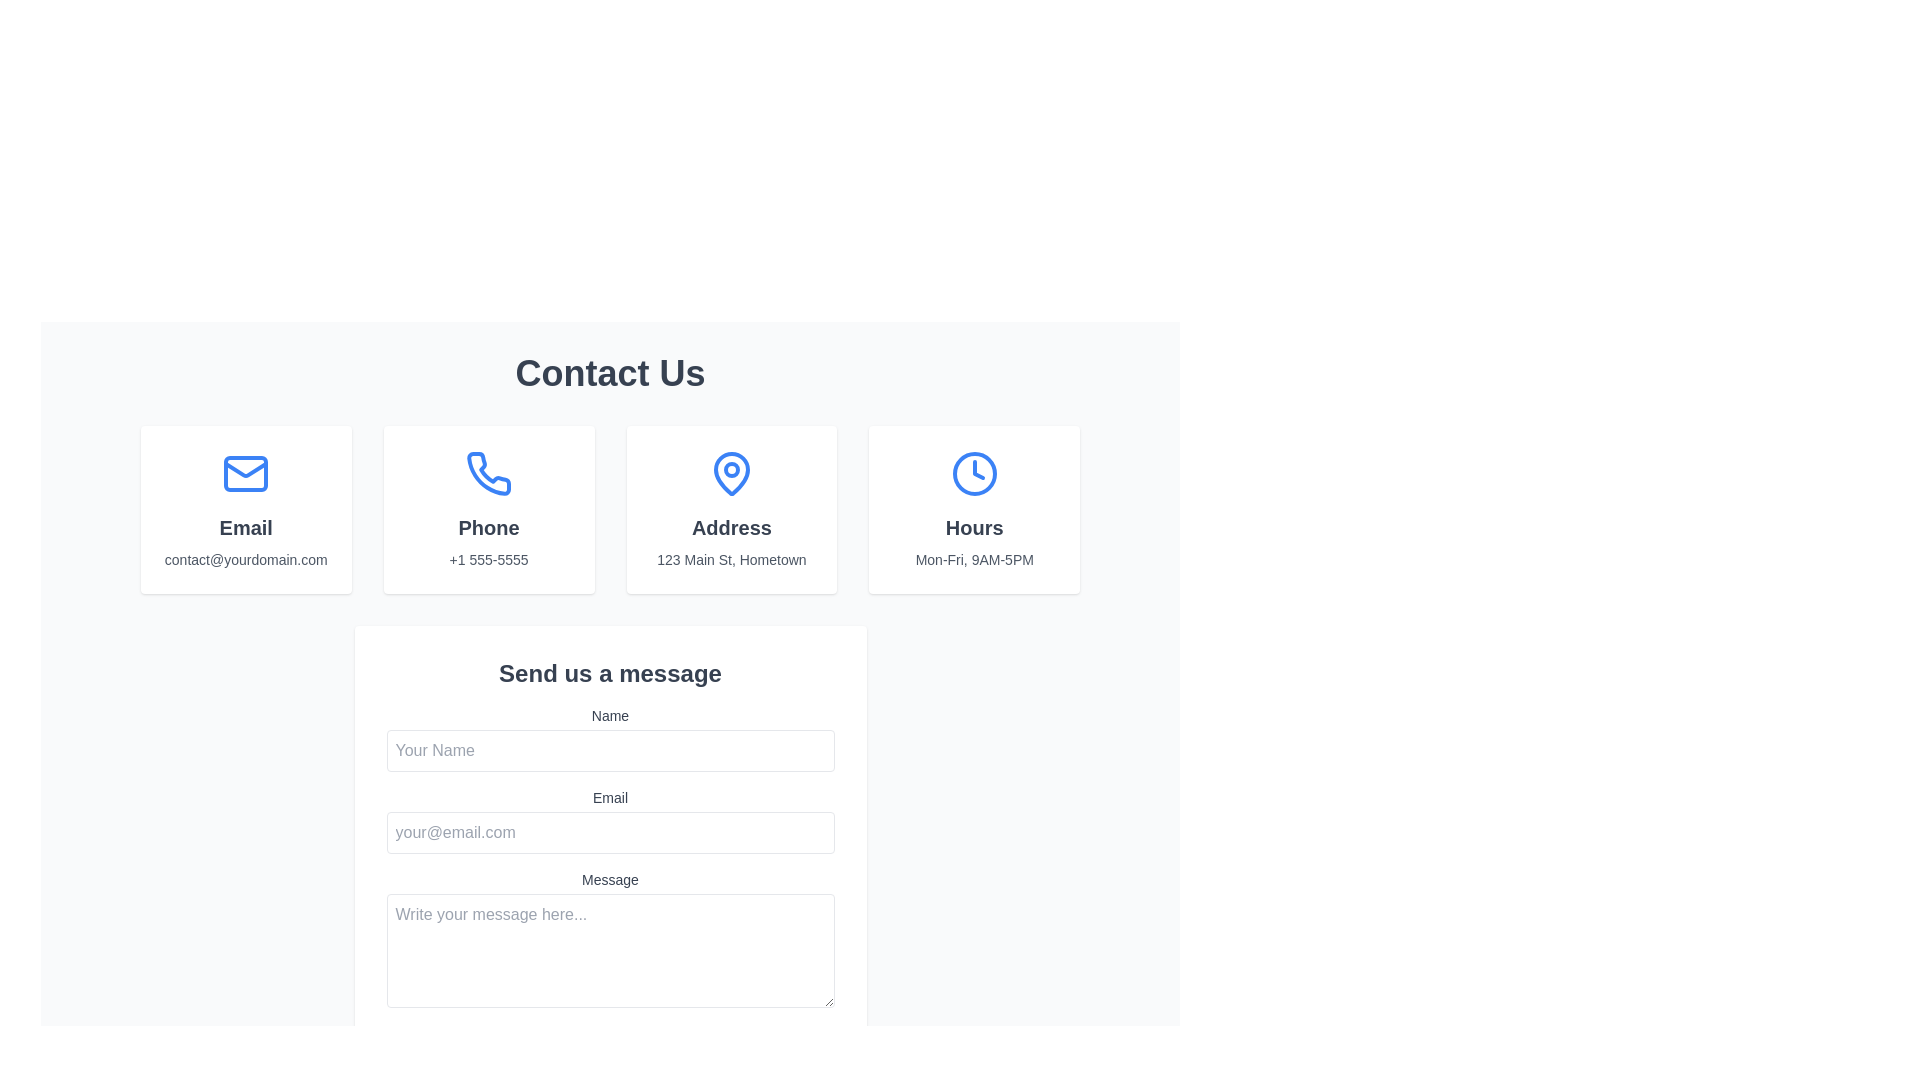 This screenshot has width=1920, height=1080. Describe the element at coordinates (974, 474) in the screenshot. I see `the clock icon with a blue outline in the 'Hours' section, which is the fourth item following 'Email', 'Phone', and 'Address'` at that location.